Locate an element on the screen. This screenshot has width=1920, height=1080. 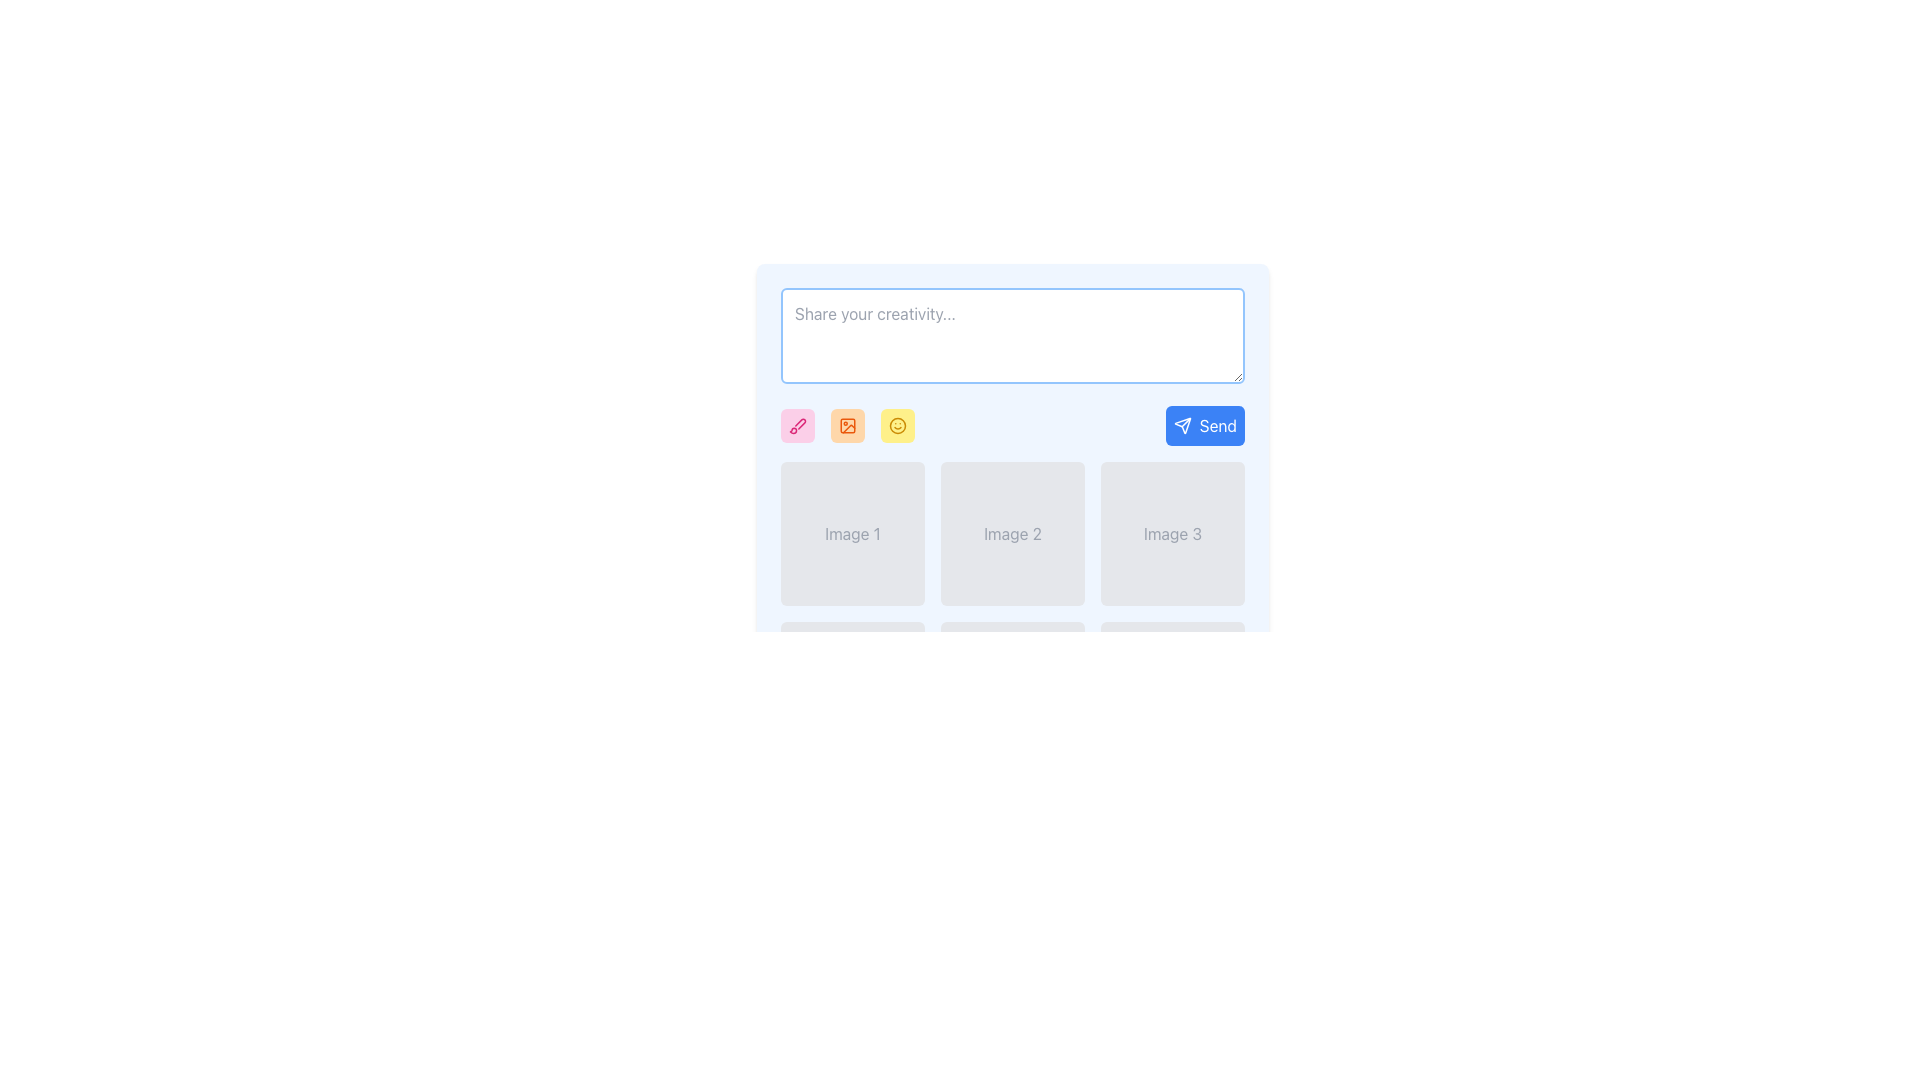
the visual content placeholder labeled 'Image 3' located is located at coordinates (1172, 532).